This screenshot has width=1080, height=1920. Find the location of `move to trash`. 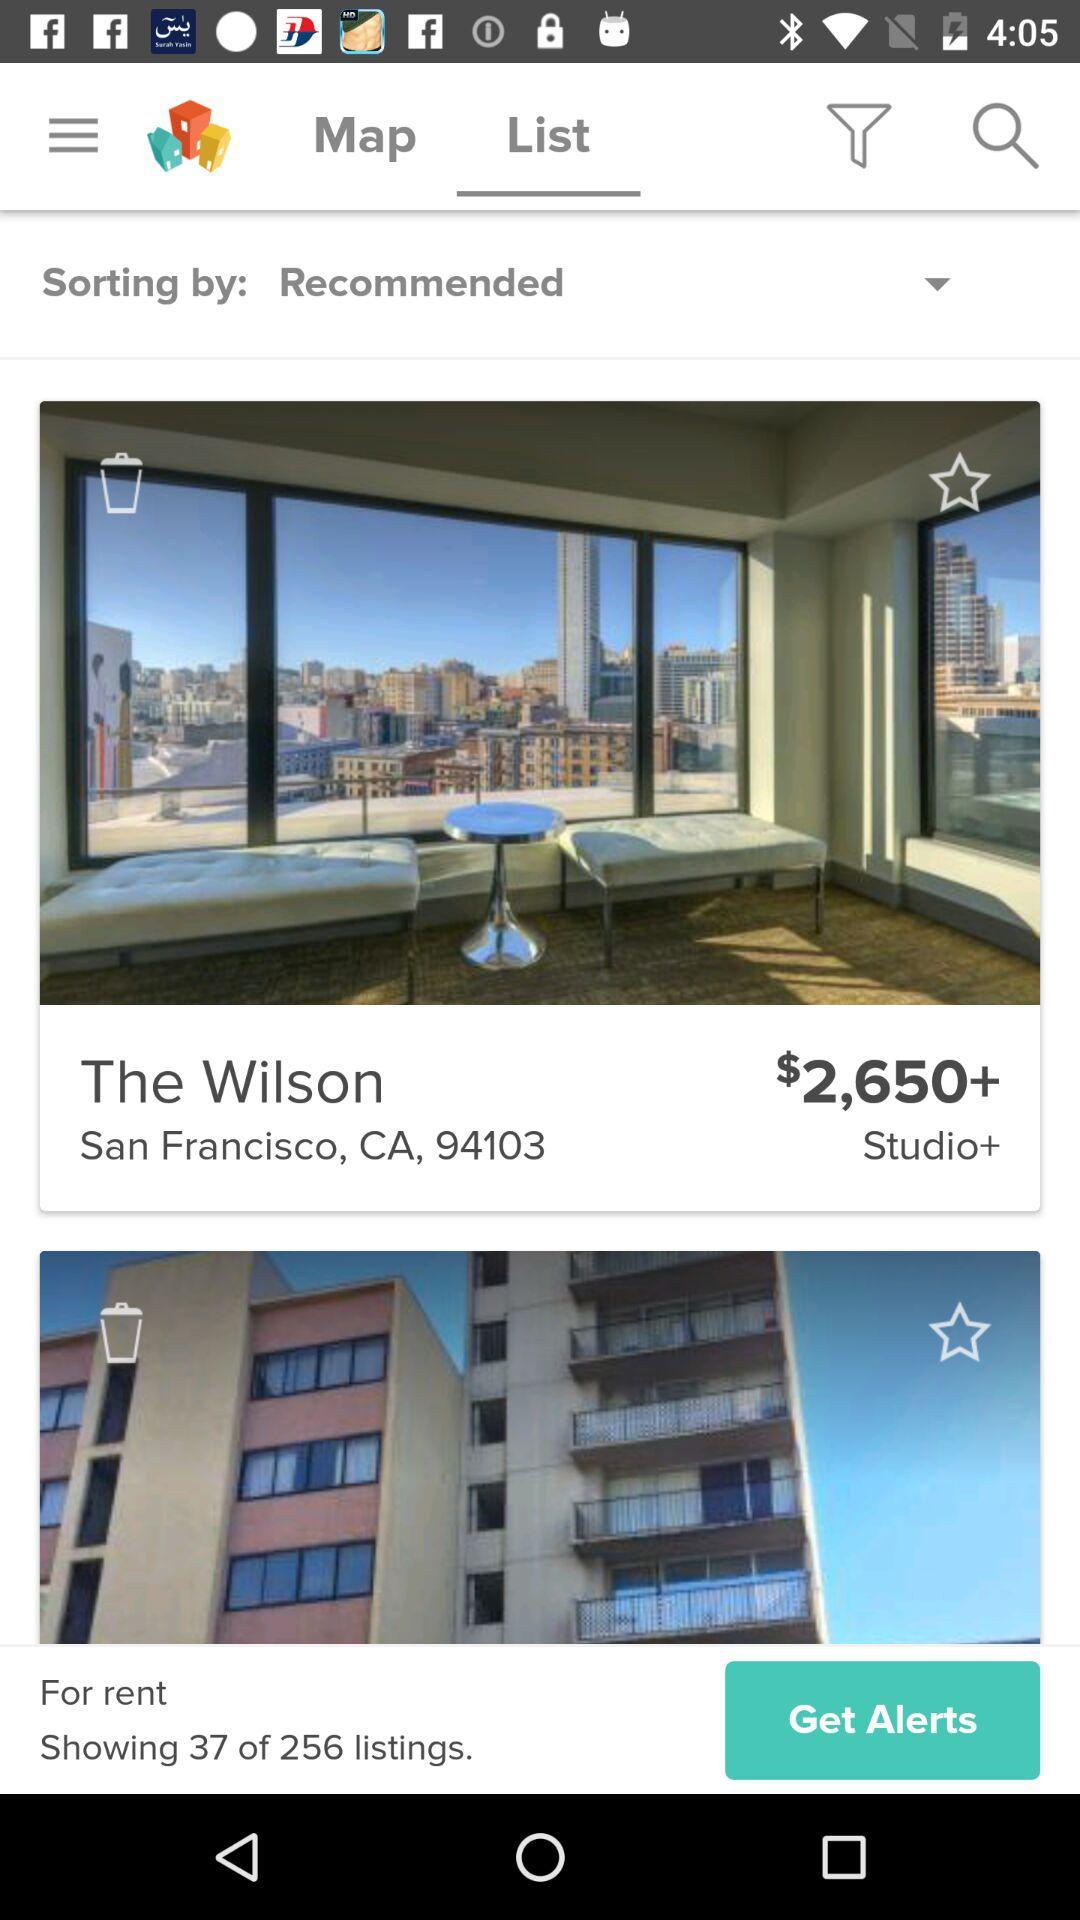

move to trash is located at coordinates (121, 1332).